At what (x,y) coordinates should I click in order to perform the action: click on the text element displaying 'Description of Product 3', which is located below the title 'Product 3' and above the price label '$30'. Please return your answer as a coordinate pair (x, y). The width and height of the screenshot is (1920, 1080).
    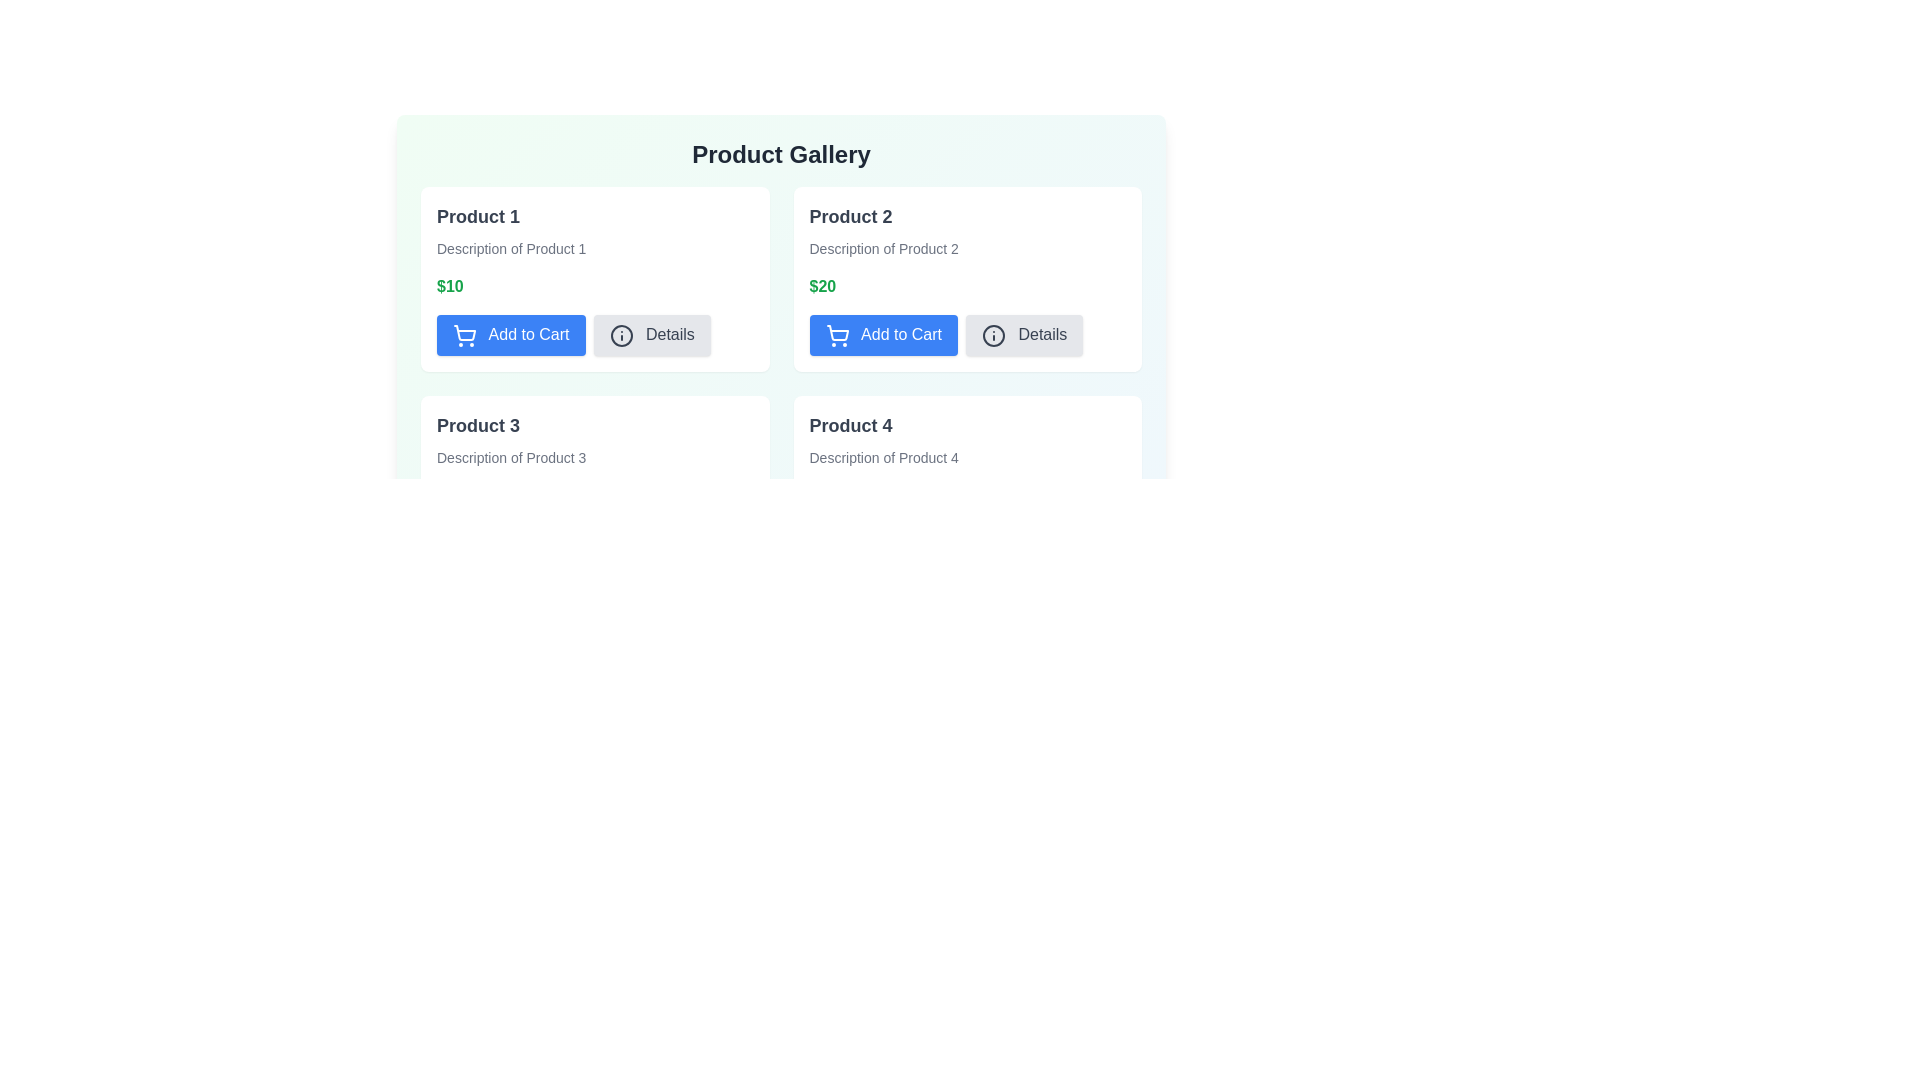
    Looking at the image, I should click on (511, 457).